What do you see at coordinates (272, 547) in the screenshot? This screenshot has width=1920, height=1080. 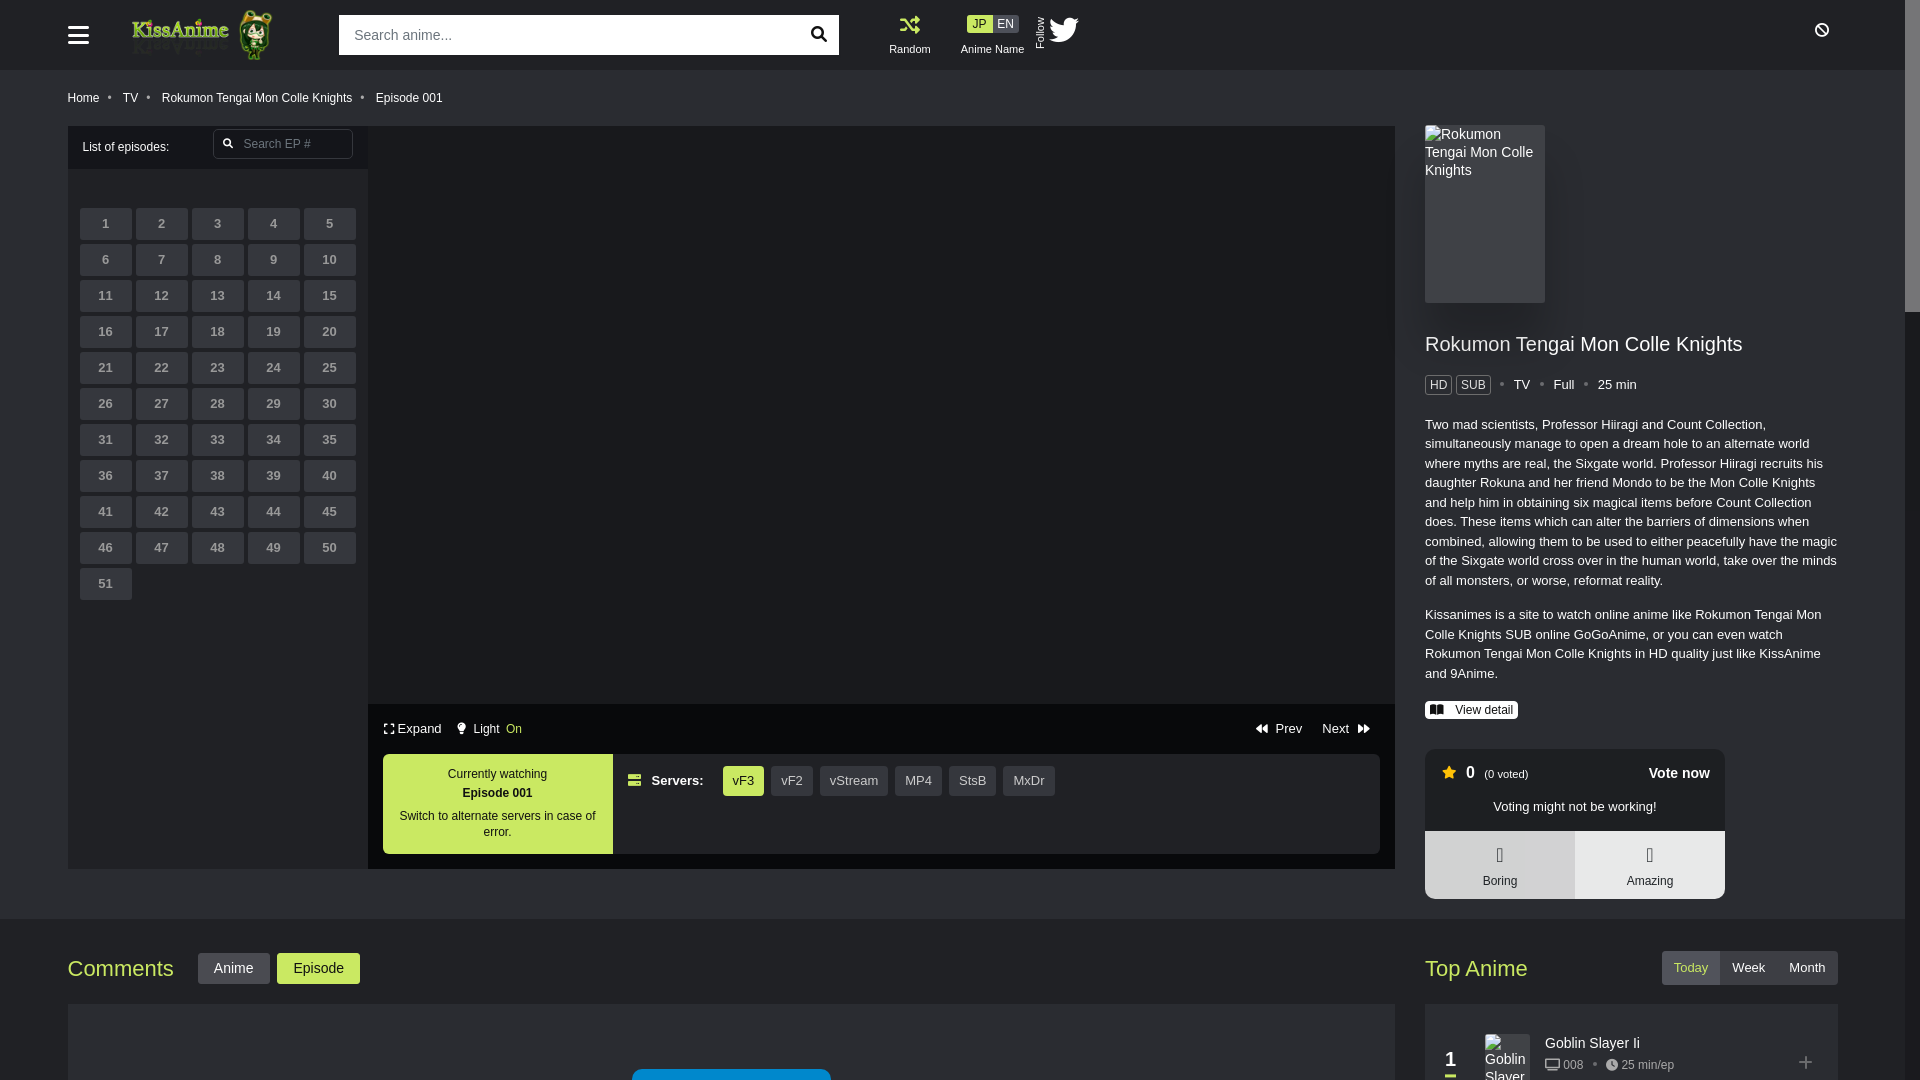 I see `'49'` at bounding box center [272, 547].